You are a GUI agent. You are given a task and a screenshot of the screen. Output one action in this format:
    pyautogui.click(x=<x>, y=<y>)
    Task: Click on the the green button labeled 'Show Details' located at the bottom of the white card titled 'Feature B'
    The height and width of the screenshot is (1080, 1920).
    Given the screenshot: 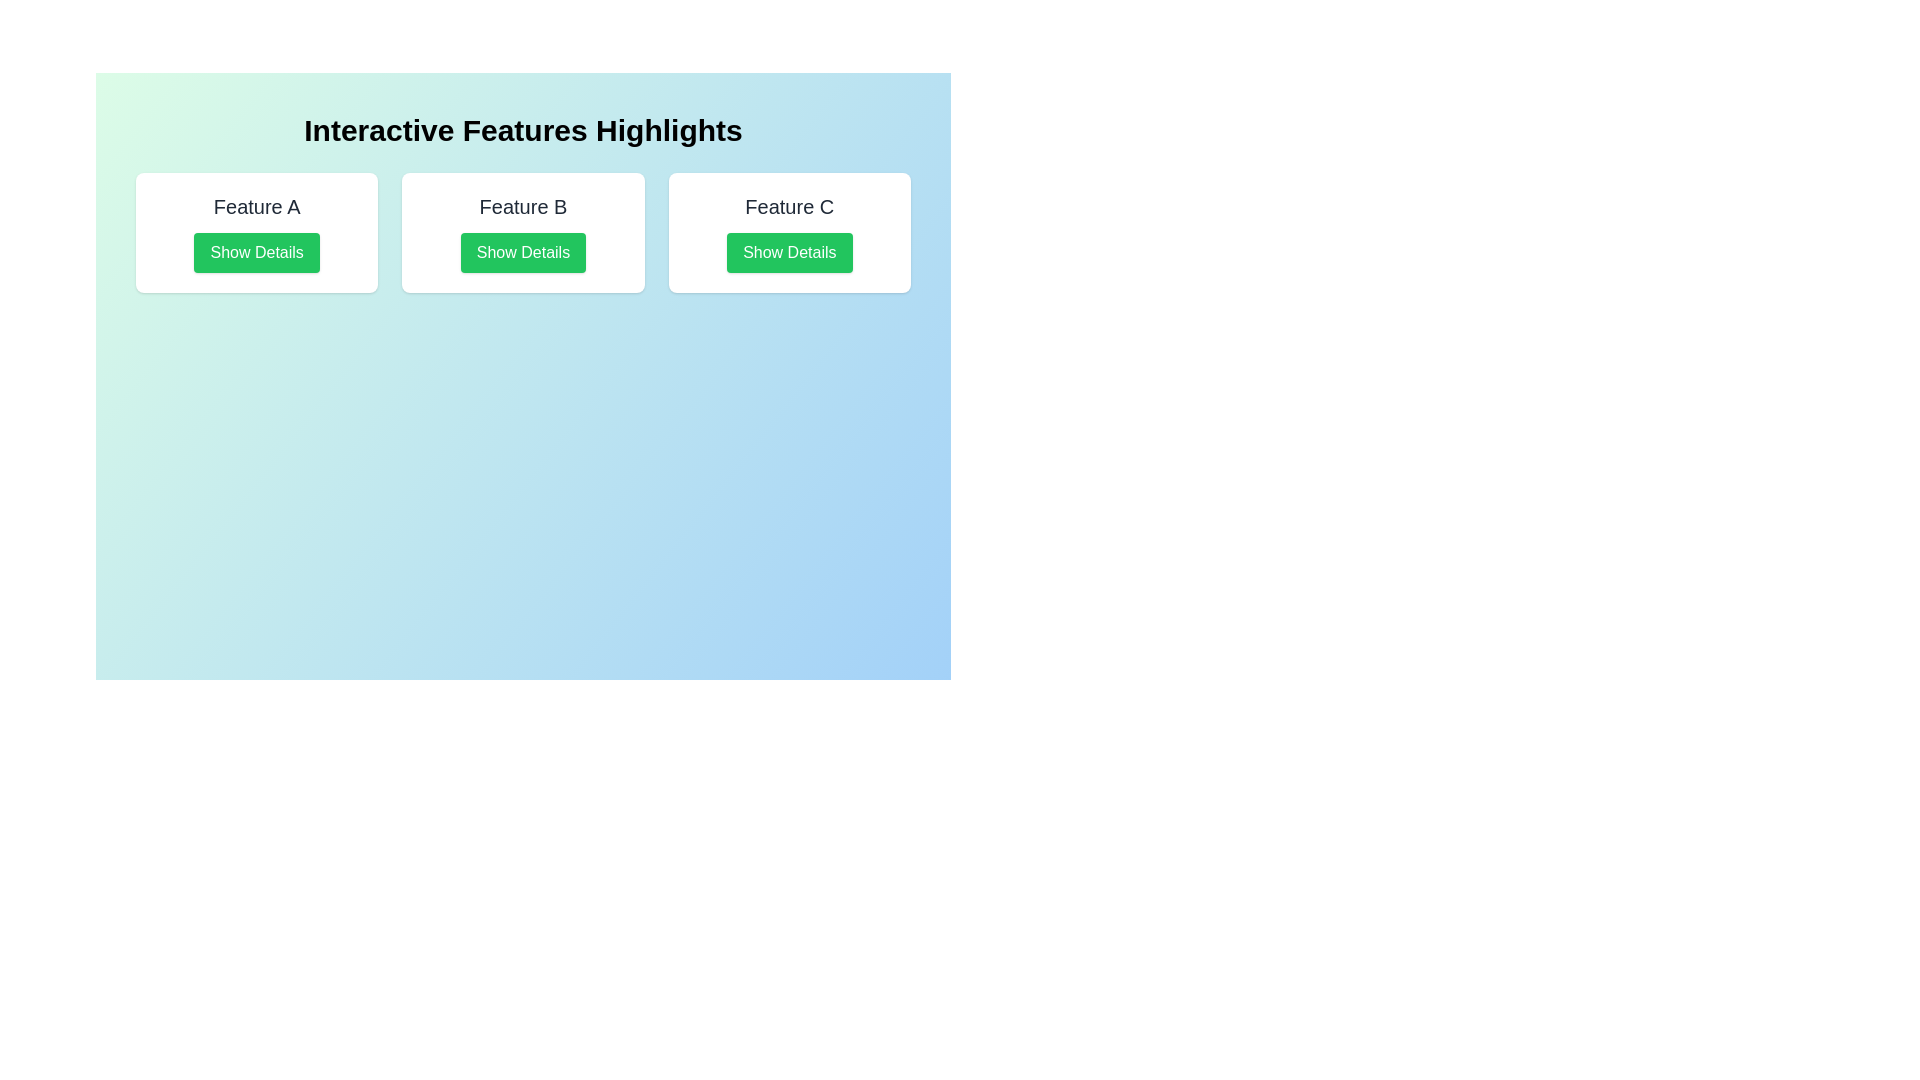 What is the action you would take?
    pyautogui.click(x=523, y=231)
    